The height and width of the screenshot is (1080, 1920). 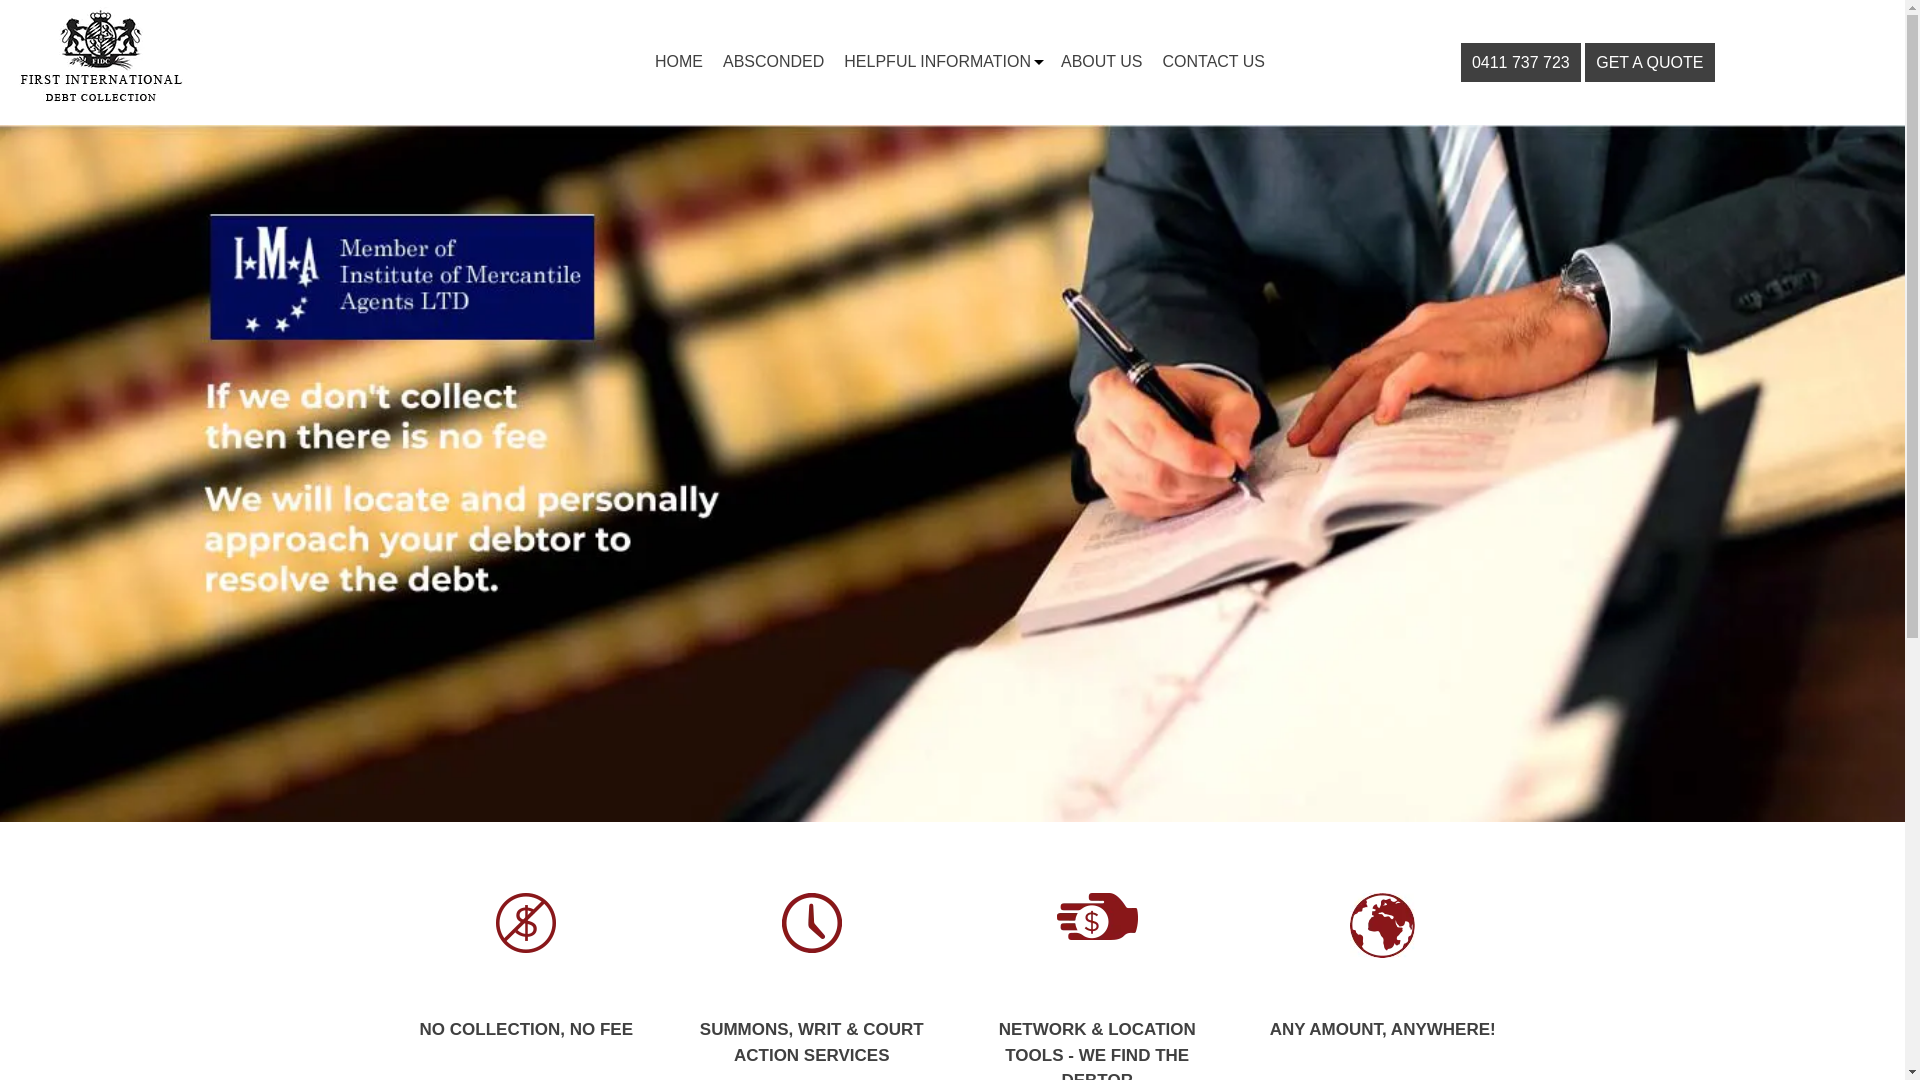 What do you see at coordinates (772, 60) in the screenshot?
I see `'ABSCONDED'` at bounding box center [772, 60].